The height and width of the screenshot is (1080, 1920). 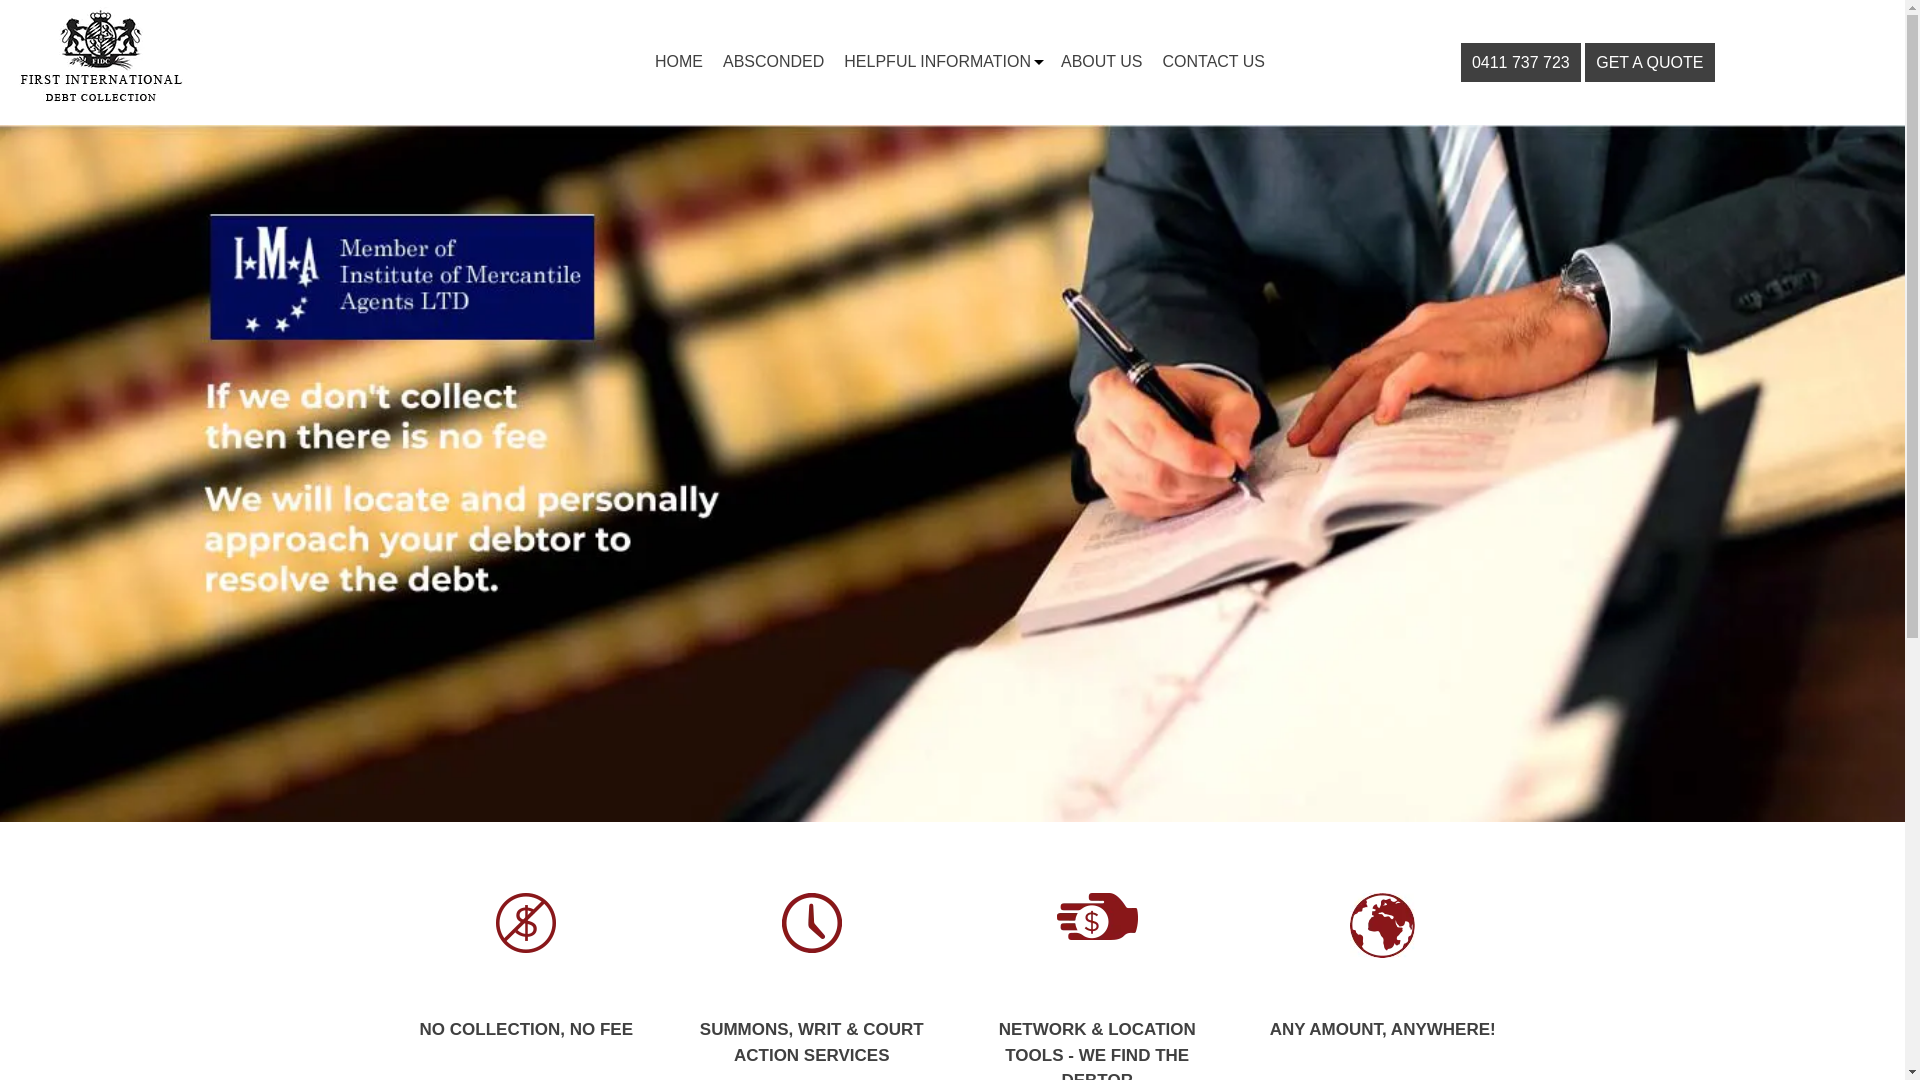 What do you see at coordinates (772, 60) in the screenshot?
I see `'ABSCONDED'` at bounding box center [772, 60].